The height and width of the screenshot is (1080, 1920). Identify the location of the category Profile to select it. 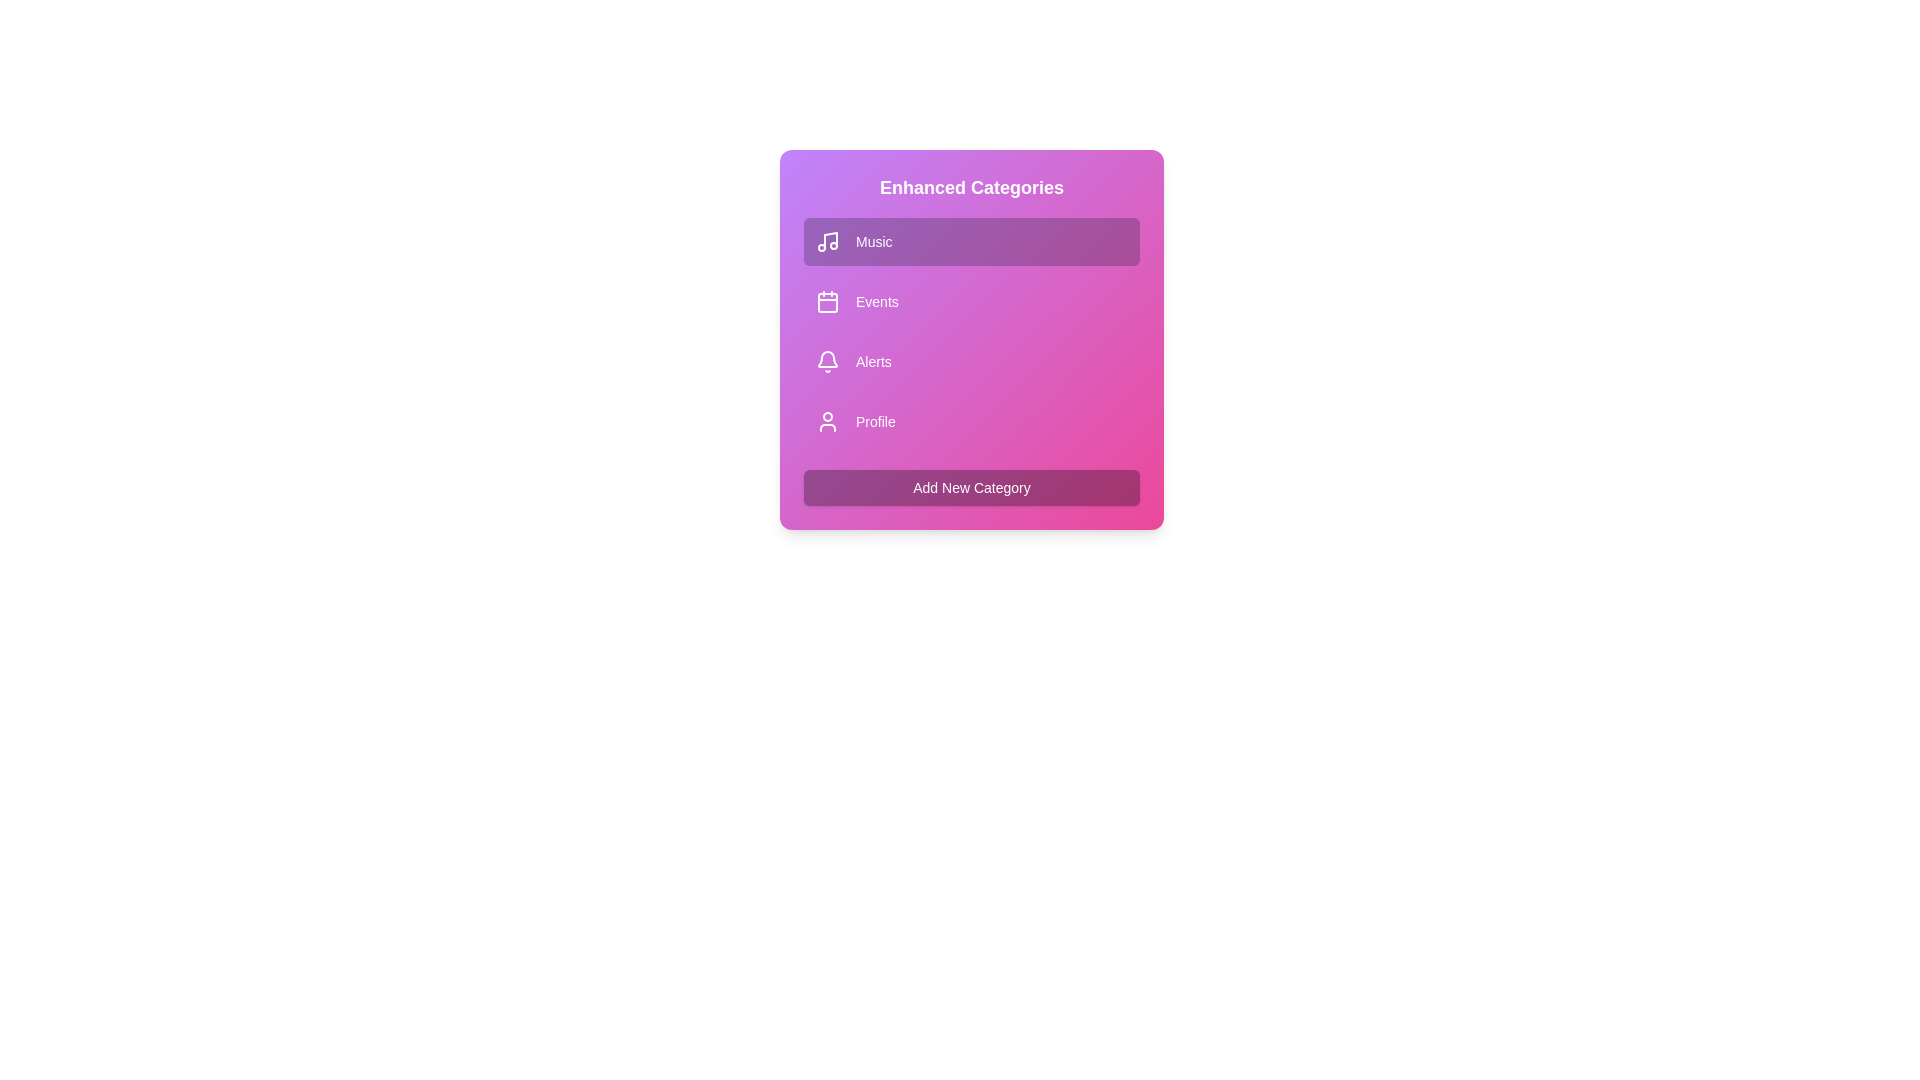
(971, 420).